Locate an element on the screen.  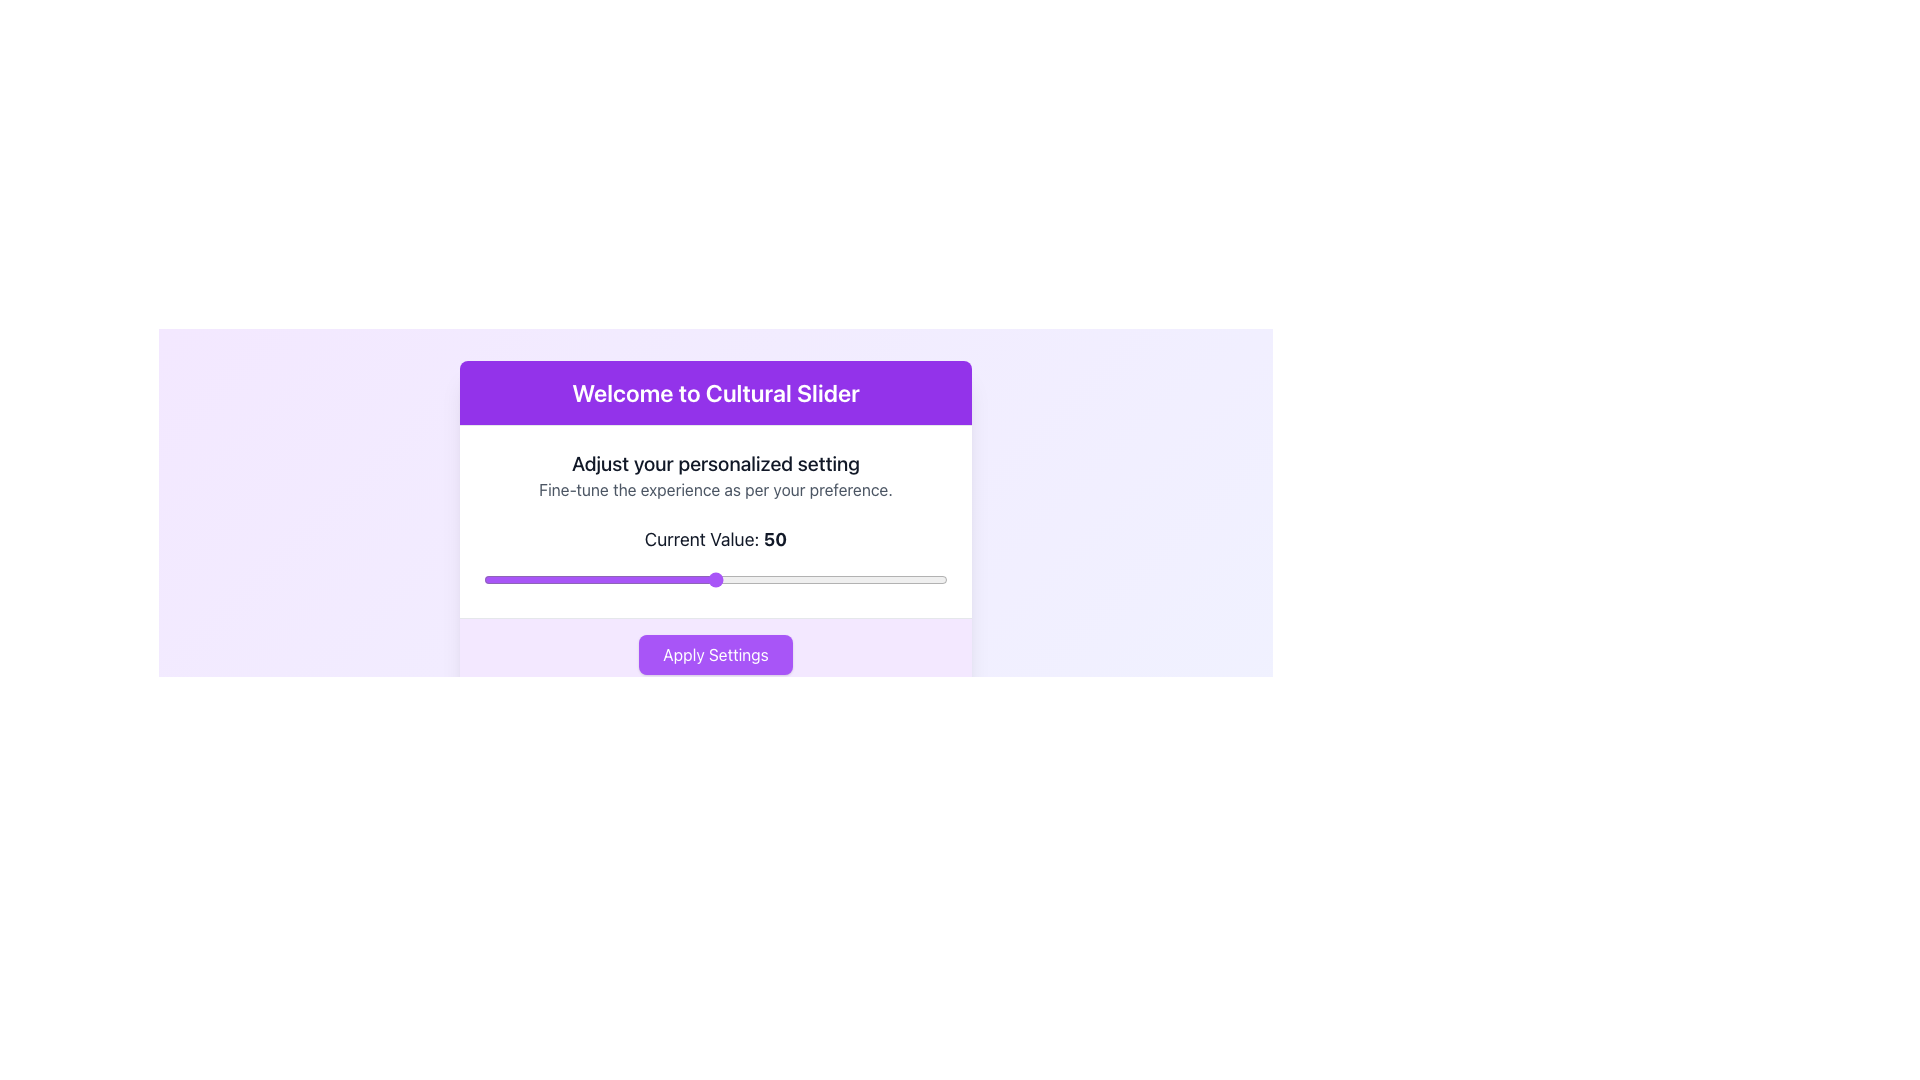
text from the welcoming header located in the purple-colored rectangular banner at the top of the white content panel is located at coordinates (715, 393).